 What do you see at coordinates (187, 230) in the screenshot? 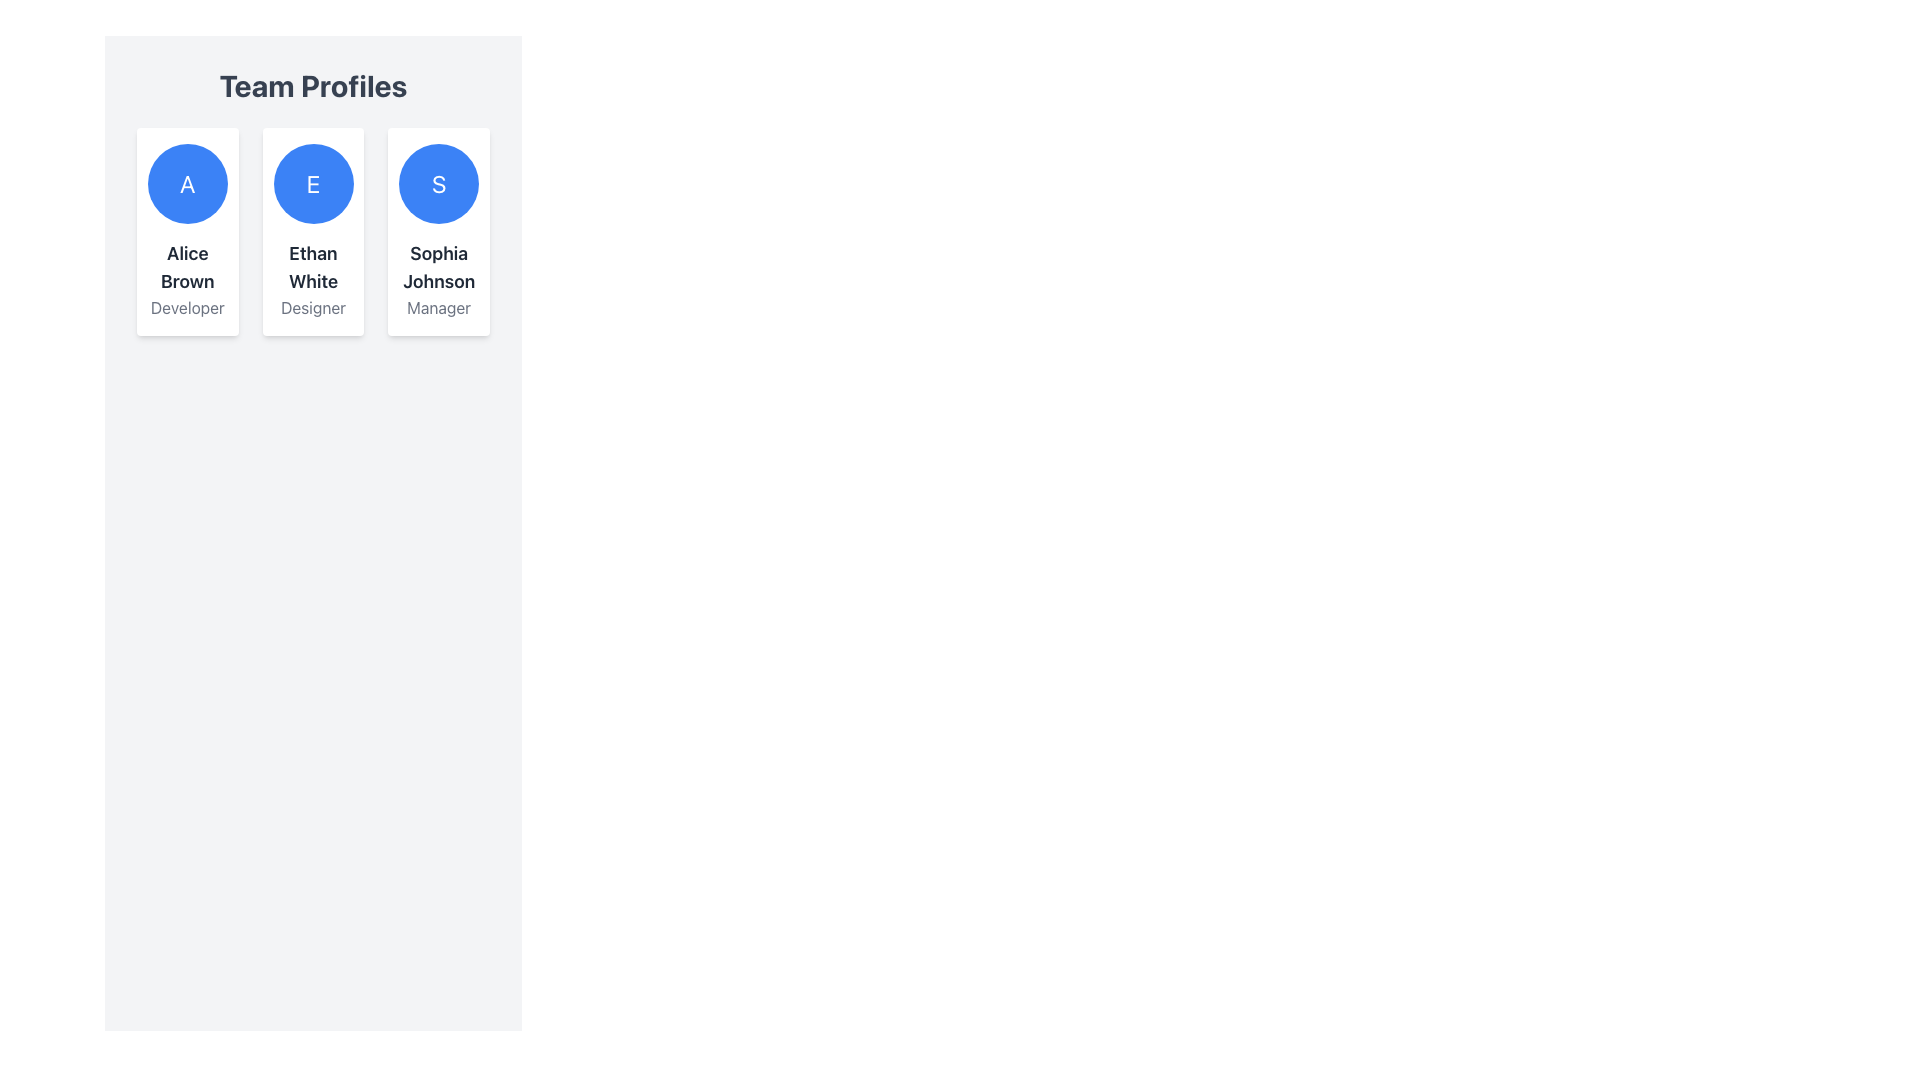
I see `the Profile Card for 'Alice Brown', which features a blue circular area with the letter 'A' in white, followed by the name 'Alice Brown' in bold and 'Developer' in smaller font, all center-aligned against a white background` at bounding box center [187, 230].